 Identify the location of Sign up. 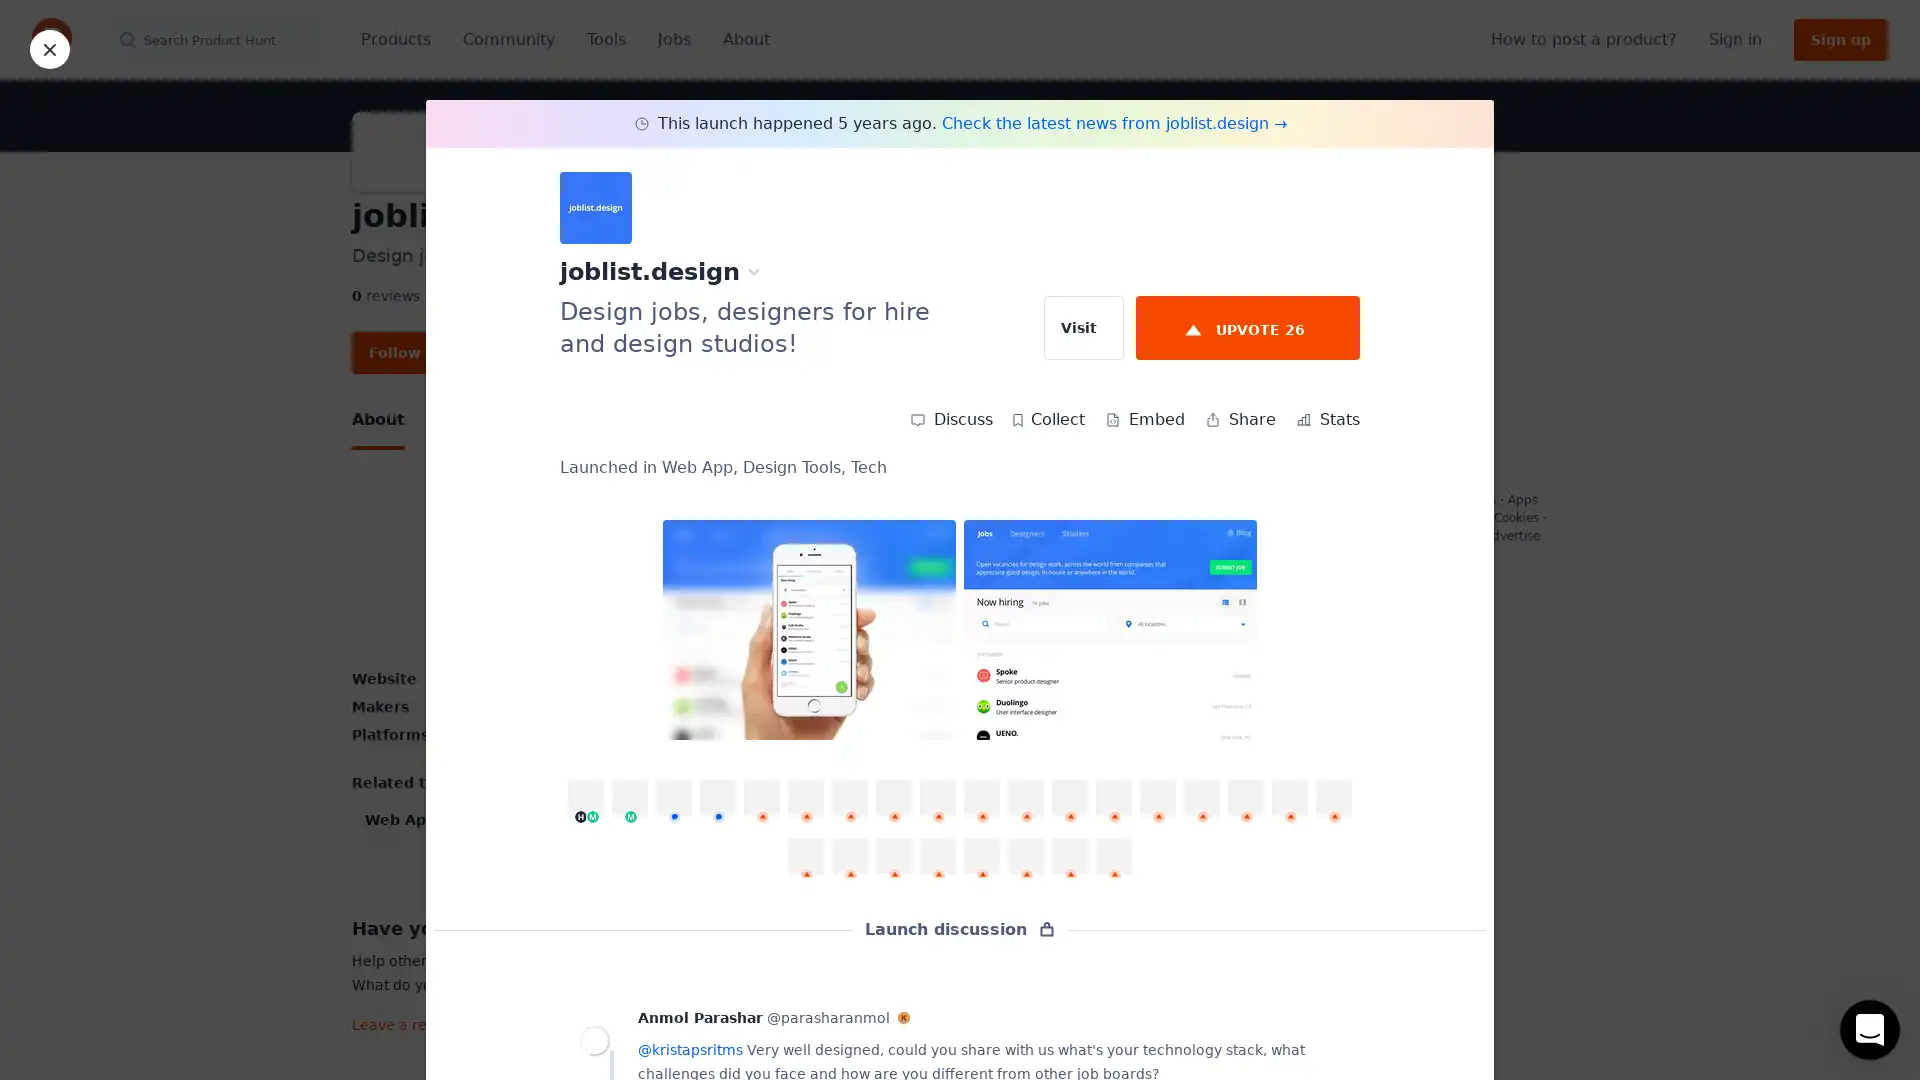
(1840, 39).